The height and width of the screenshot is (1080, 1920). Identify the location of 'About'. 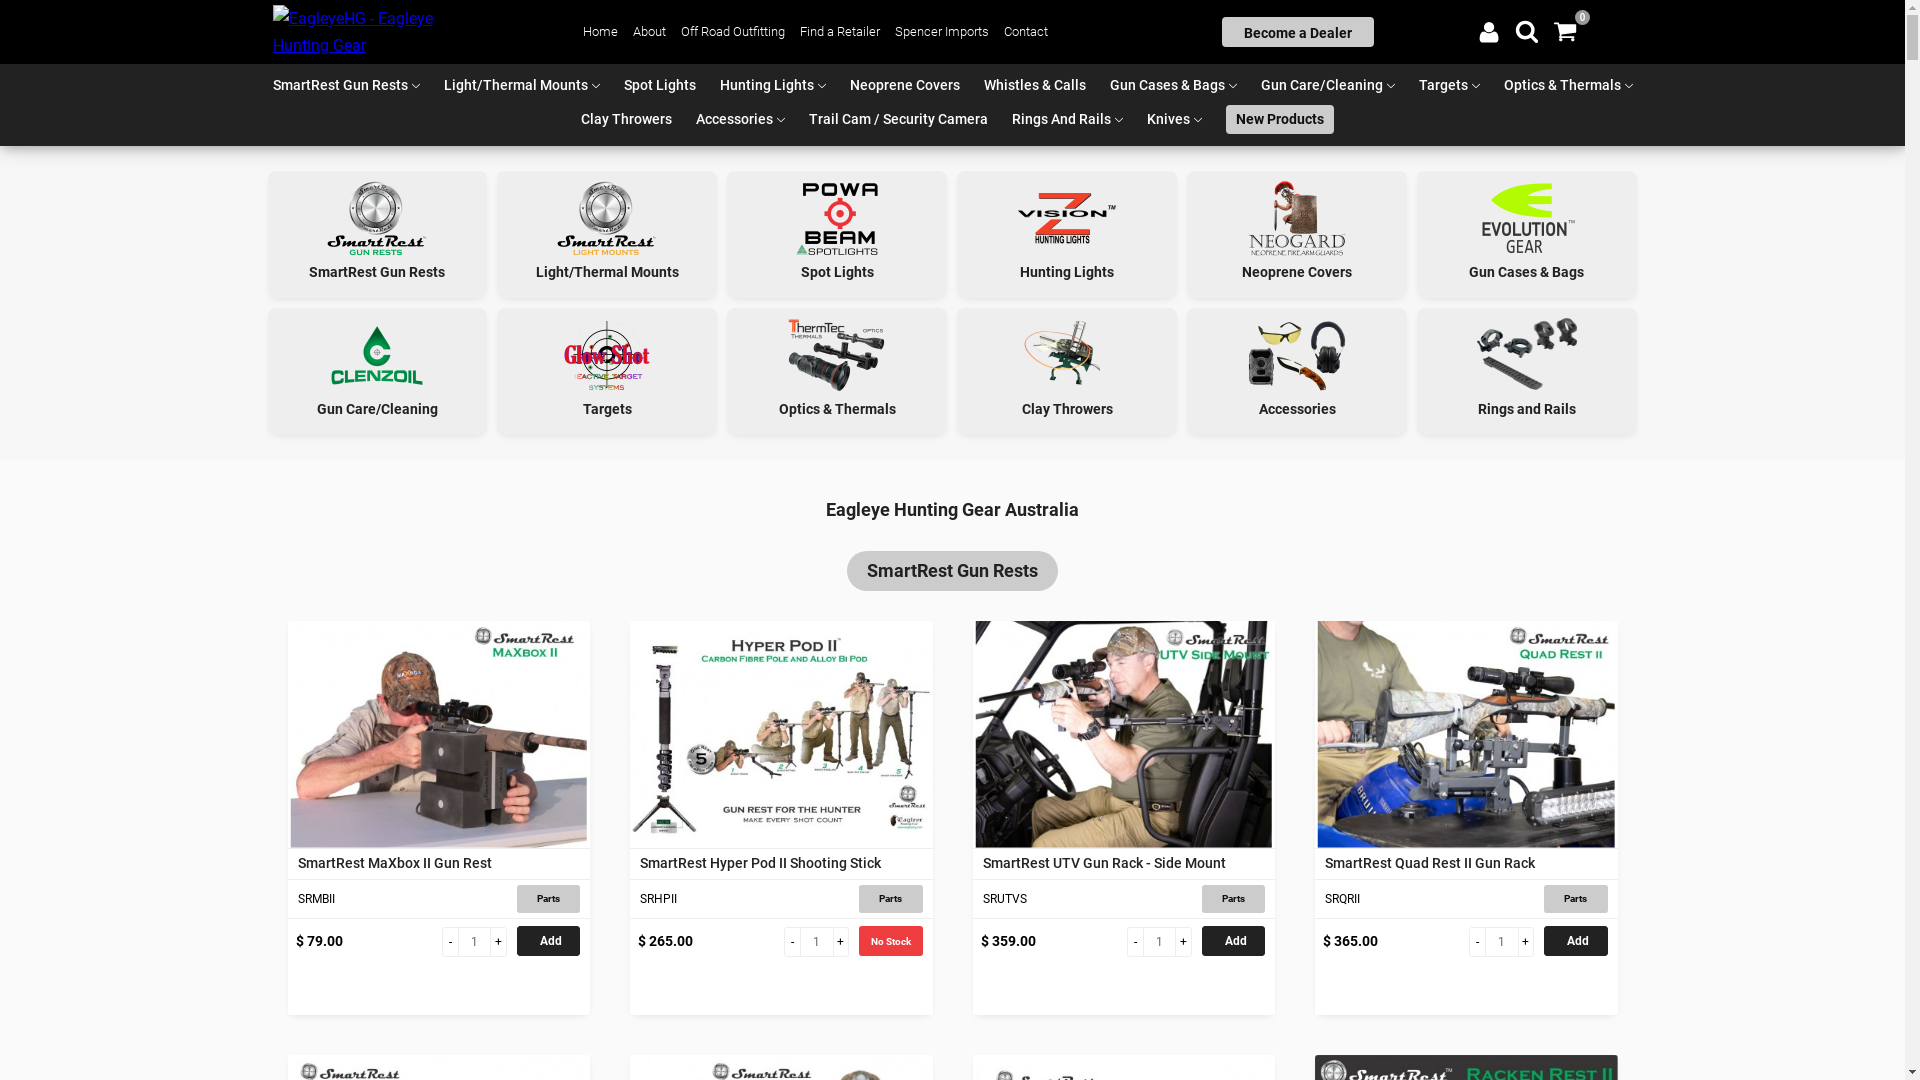
(649, 31).